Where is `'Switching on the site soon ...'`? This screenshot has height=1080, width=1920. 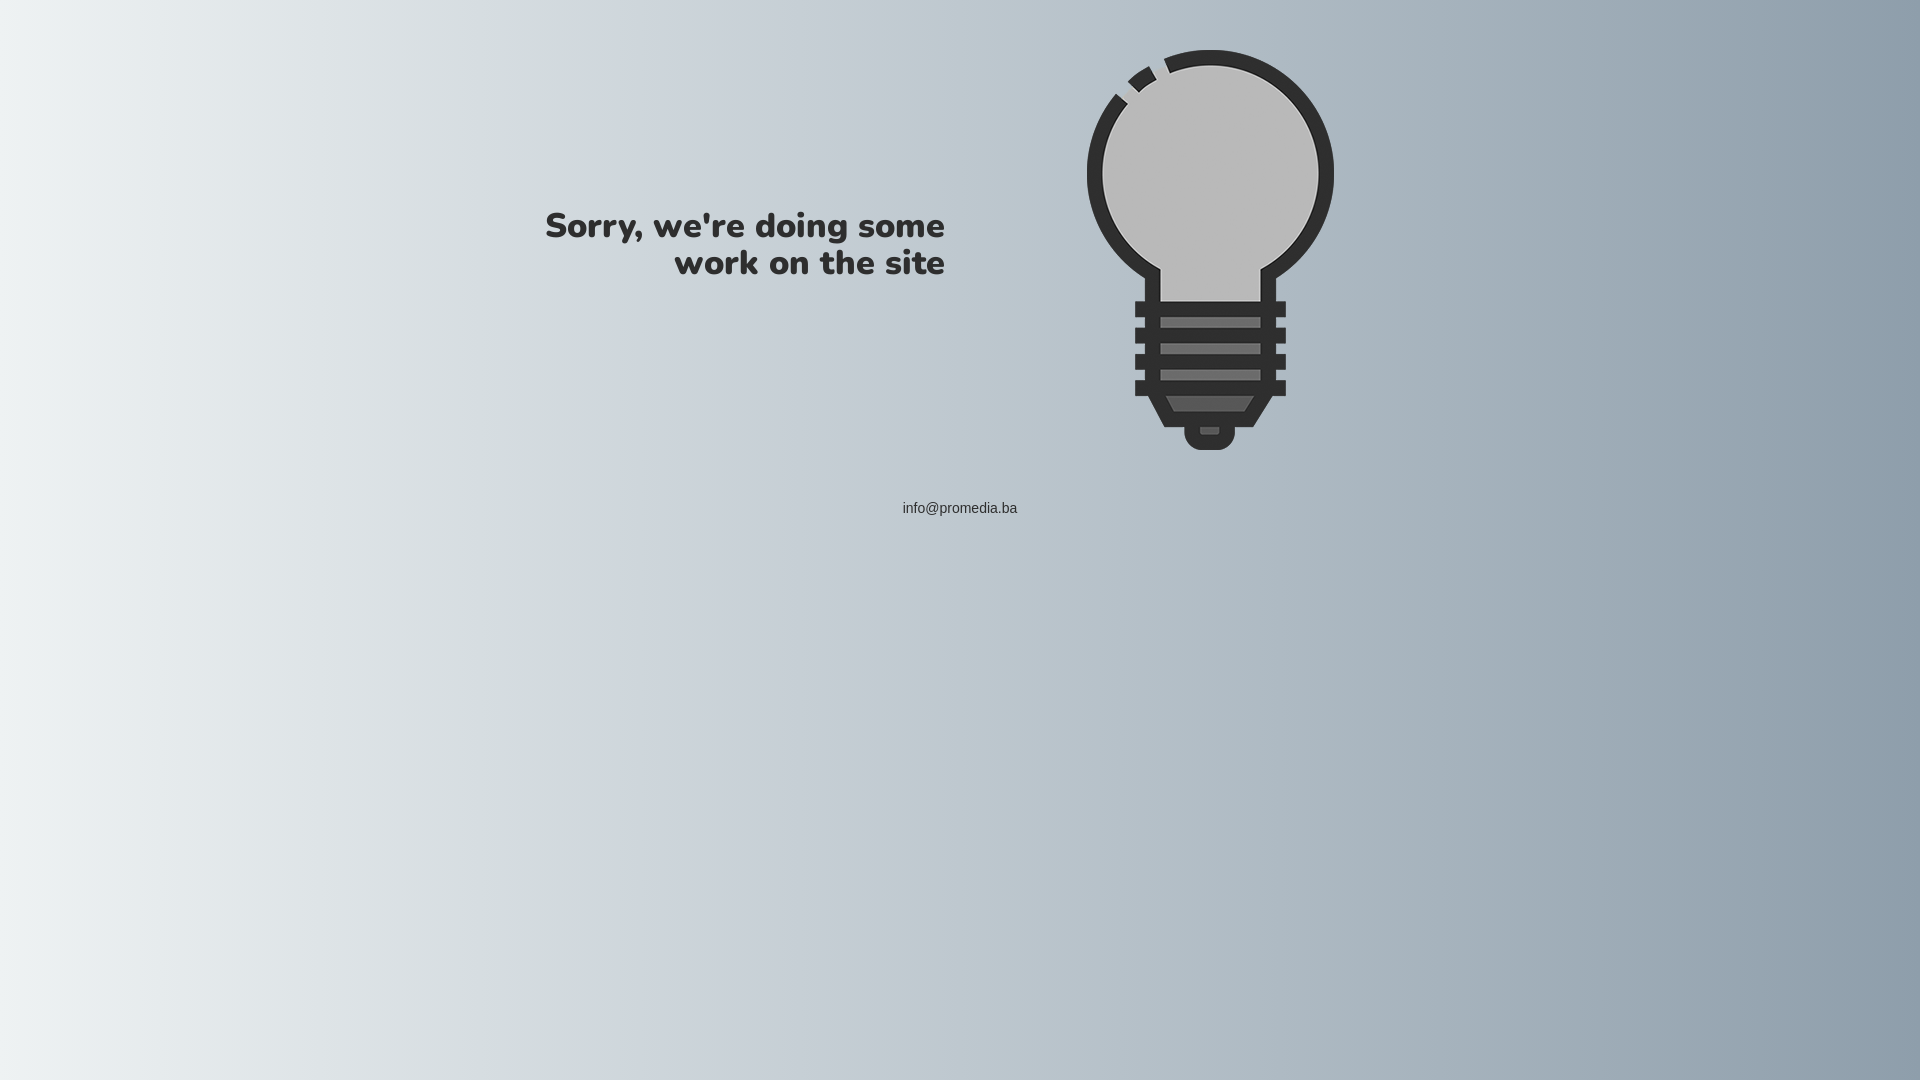 'Switching on the site soon ...' is located at coordinates (1208, 249).